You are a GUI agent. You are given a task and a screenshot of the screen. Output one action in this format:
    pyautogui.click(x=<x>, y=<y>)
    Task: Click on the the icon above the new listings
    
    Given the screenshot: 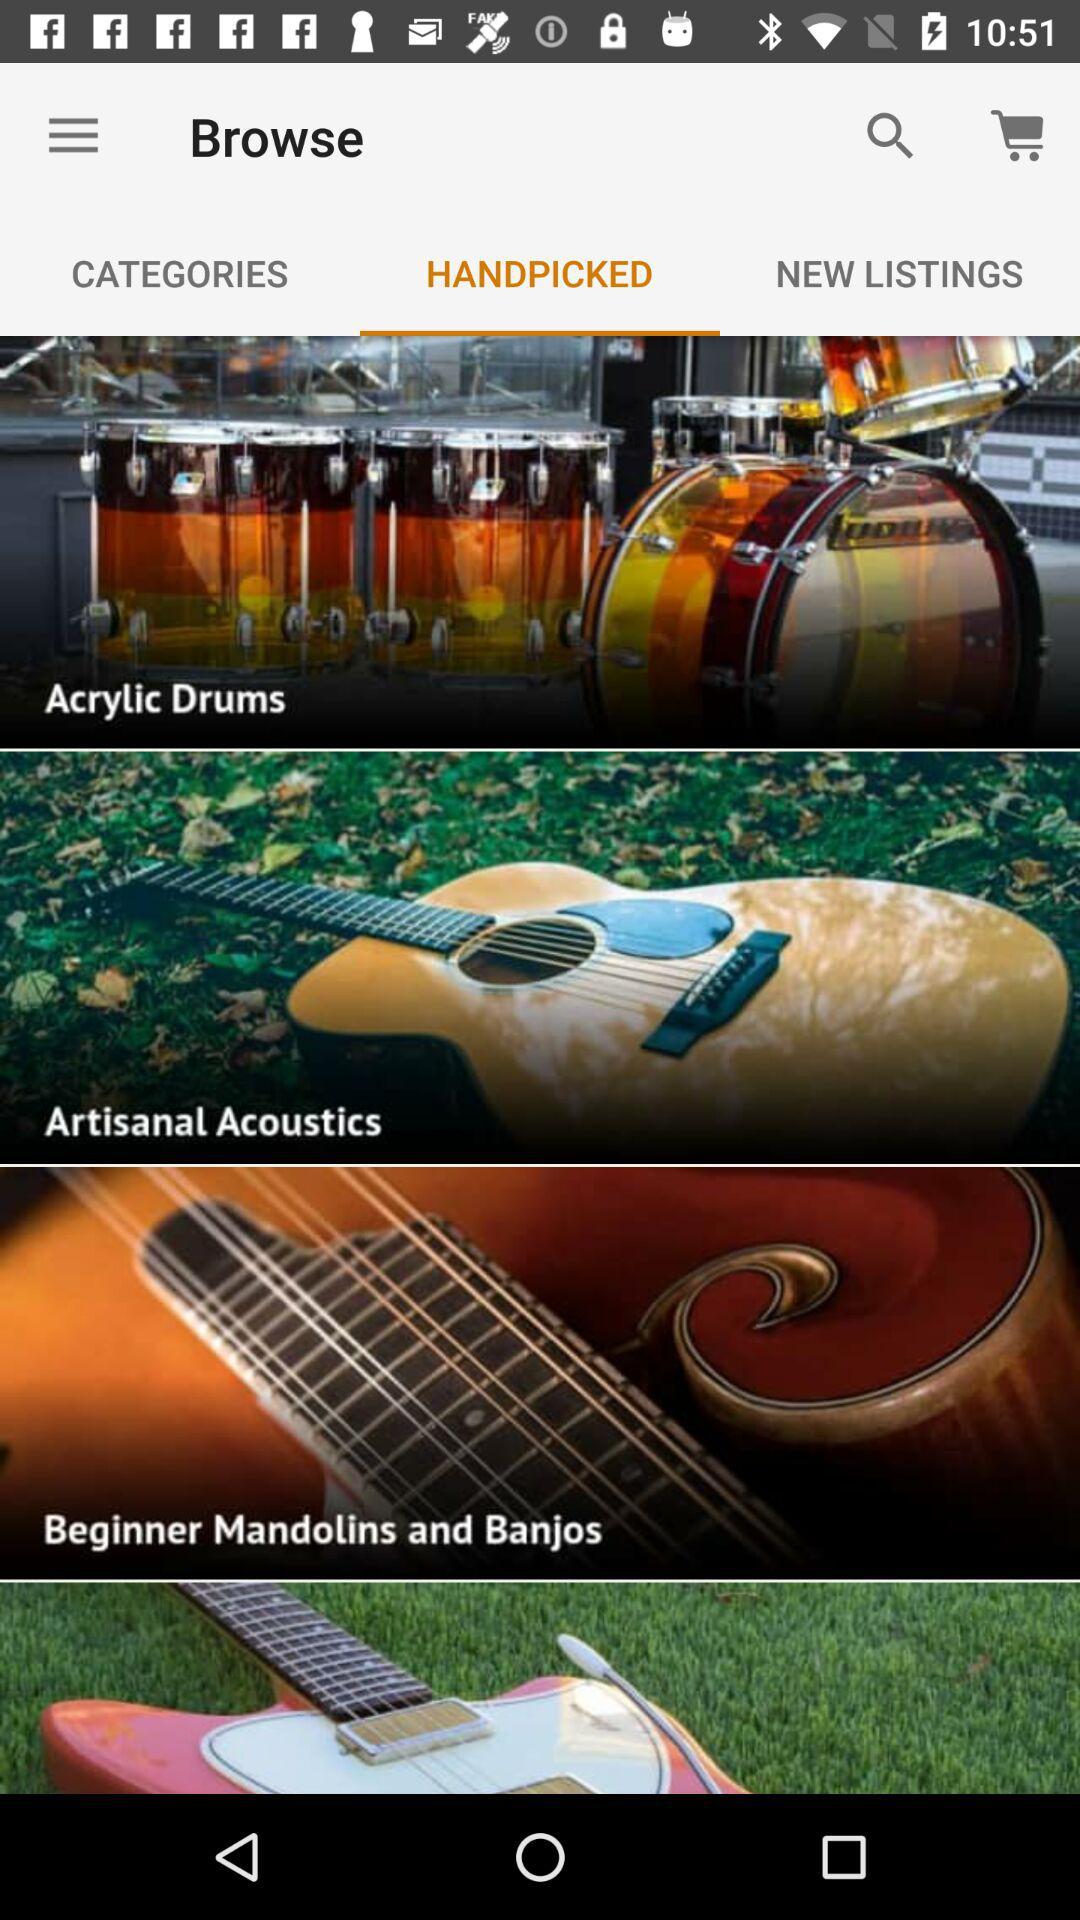 What is the action you would take?
    pyautogui.click(x=890, y=135)
    